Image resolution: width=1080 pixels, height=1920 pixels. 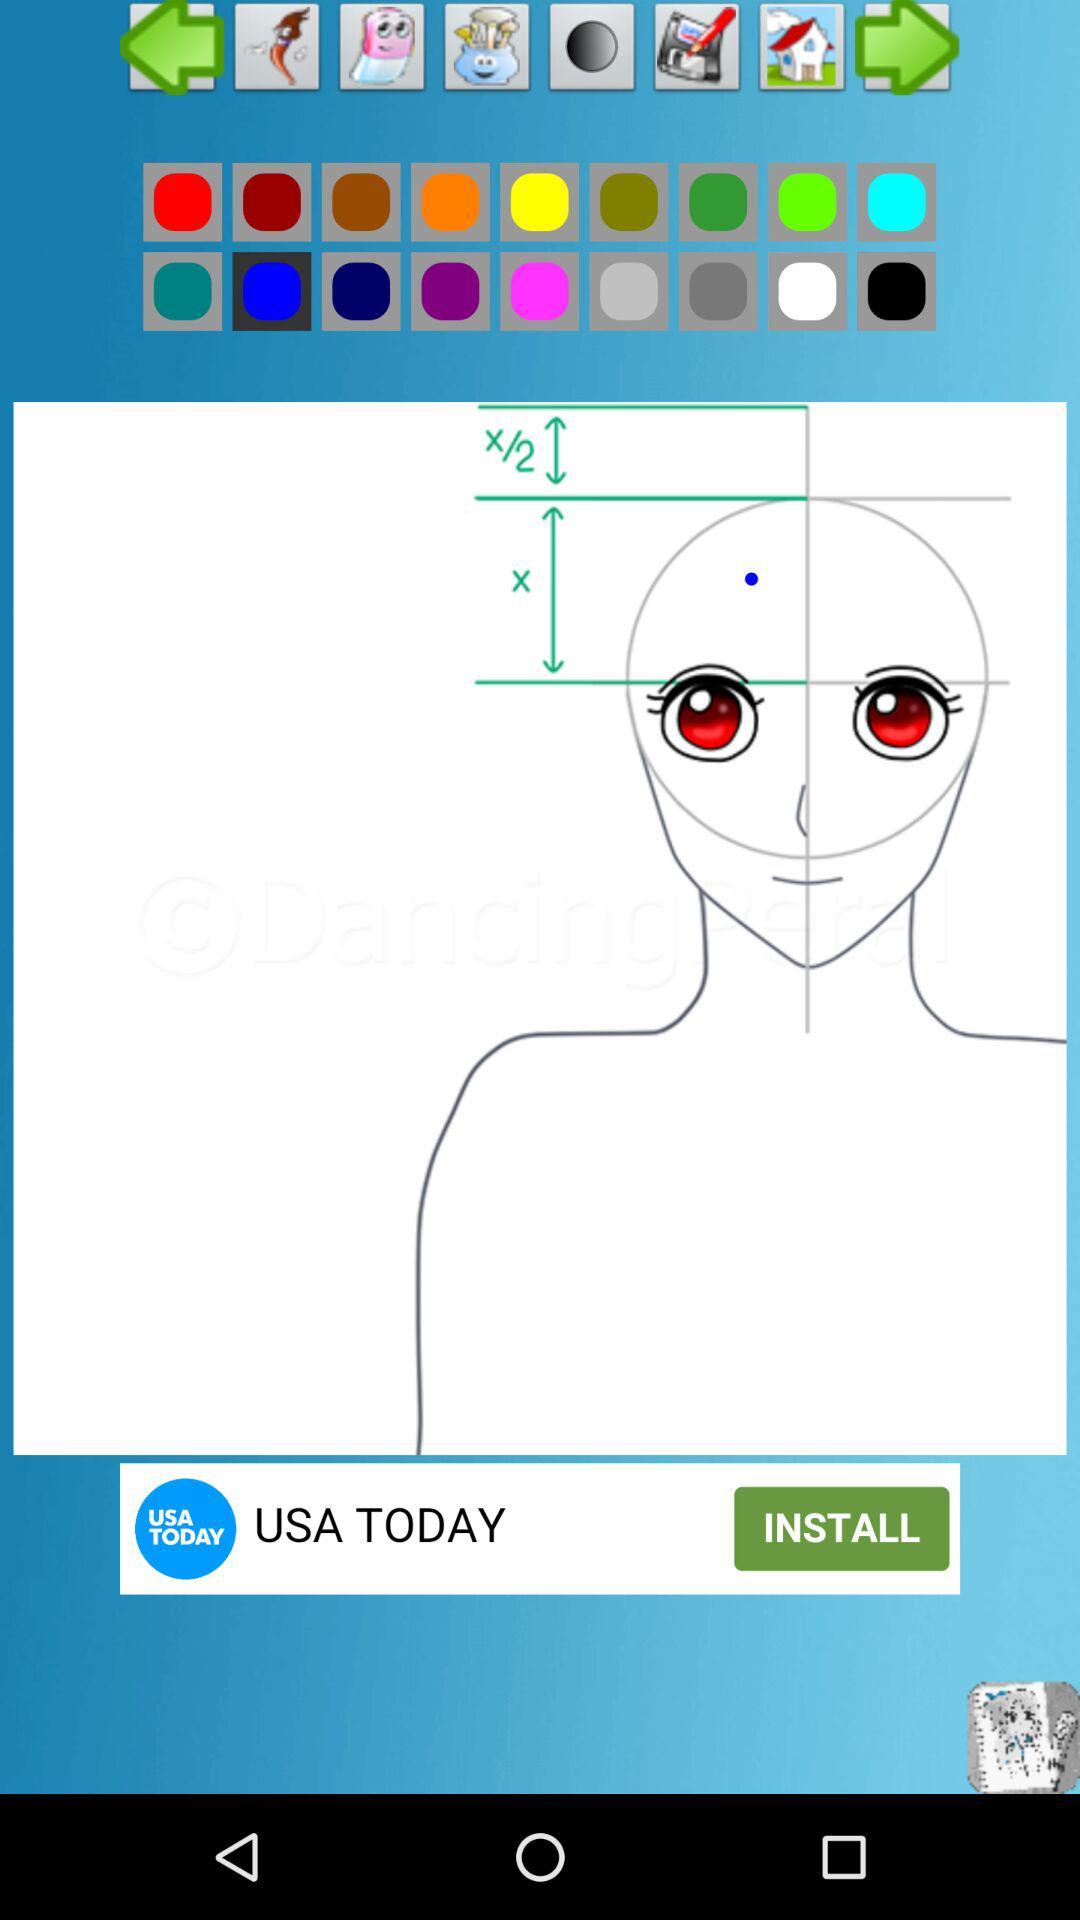 What do you see at coordinates (271, 290) in the screenshot?
I see `colour option` at bounding box center [271, 290].